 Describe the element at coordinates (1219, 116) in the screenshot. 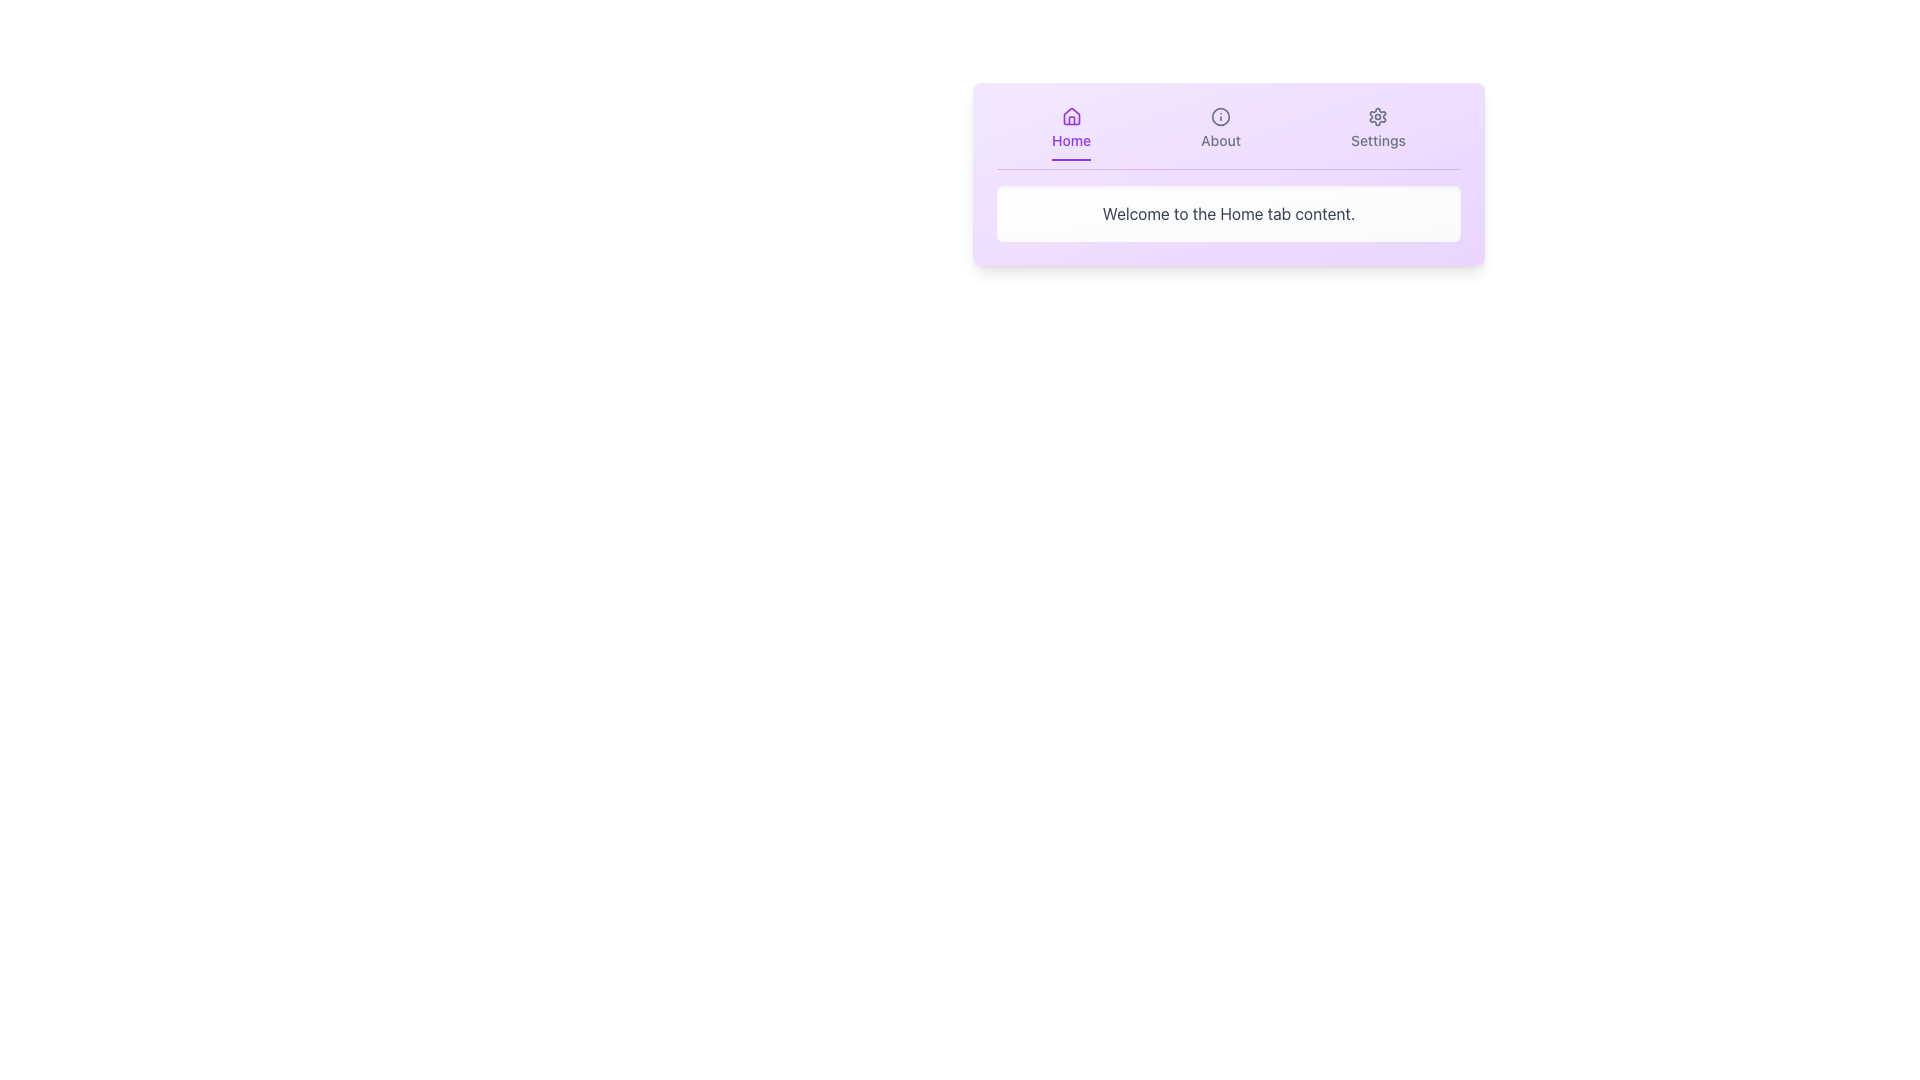

I see `the 'About' SVG icon located centrally in the top navigation bar, which serves as the visual representation of the 'About' tab` at that location.